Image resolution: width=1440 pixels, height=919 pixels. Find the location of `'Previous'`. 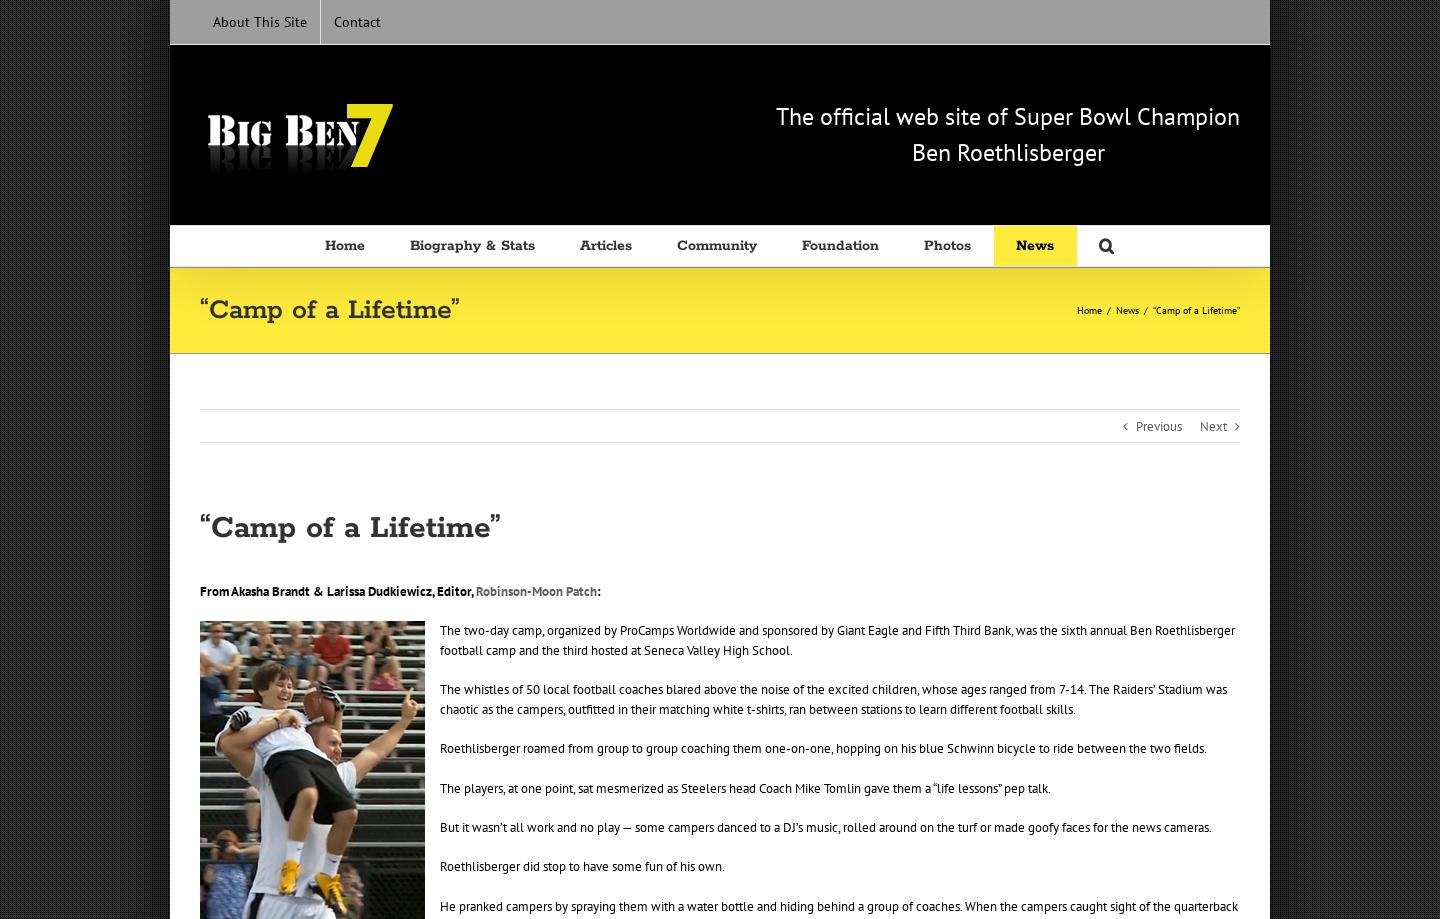

'Previous' is located at coordinates (1159, 426).